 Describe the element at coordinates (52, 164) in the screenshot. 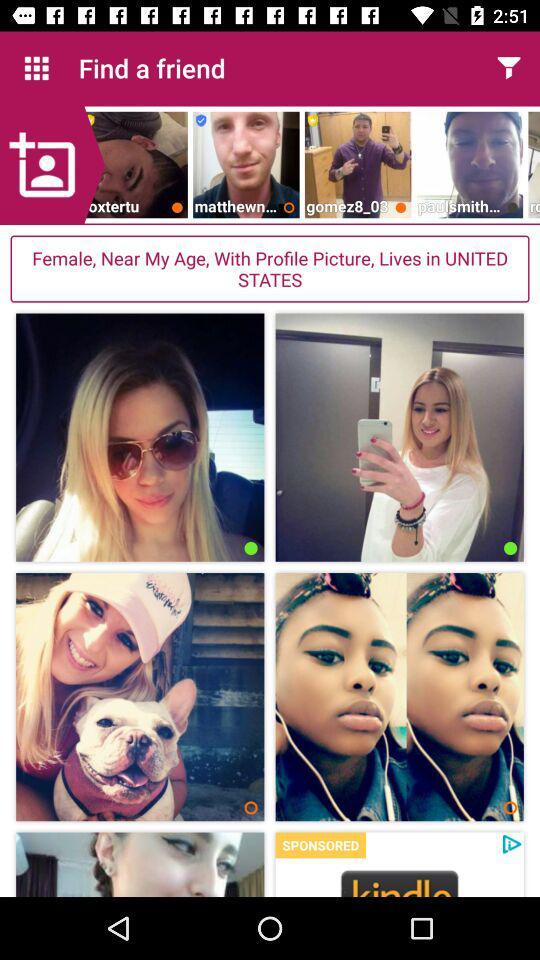

I see `the follow icon` at that location.